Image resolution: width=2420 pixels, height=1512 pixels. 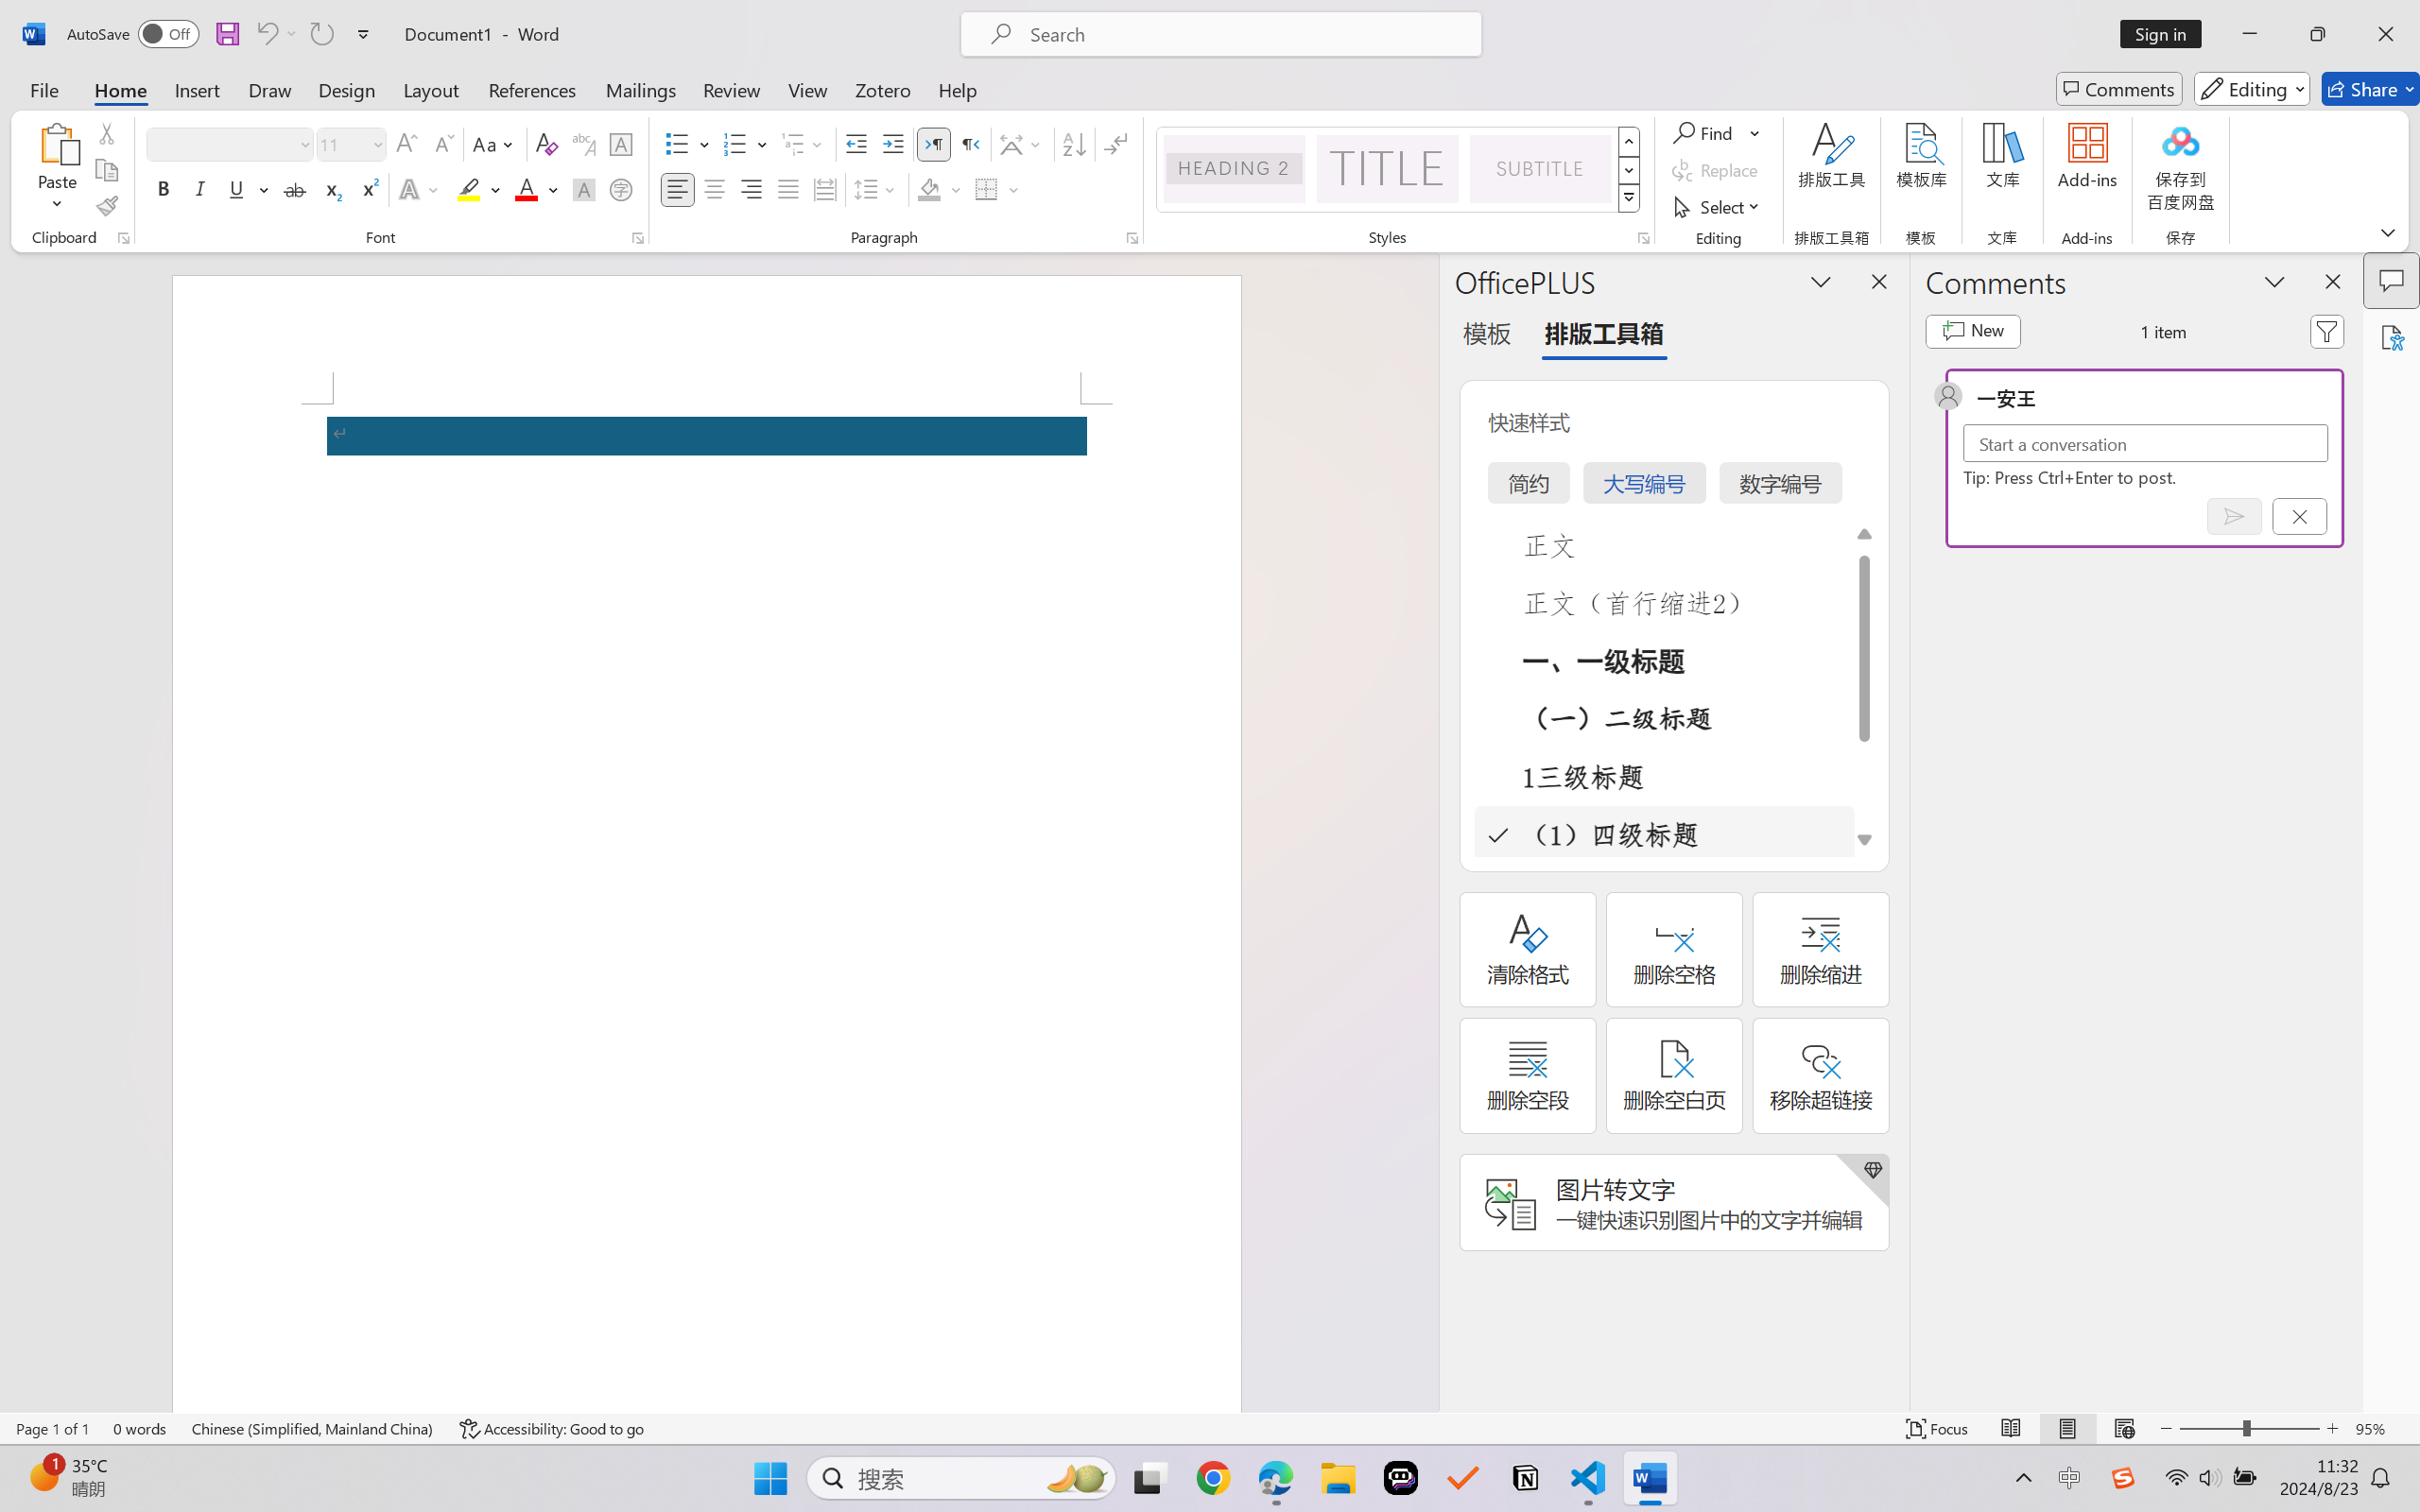 What do you see at coordinates (1387, 168) in the screenshot?
I see `'Title'` at bounding box center [1387, 168].